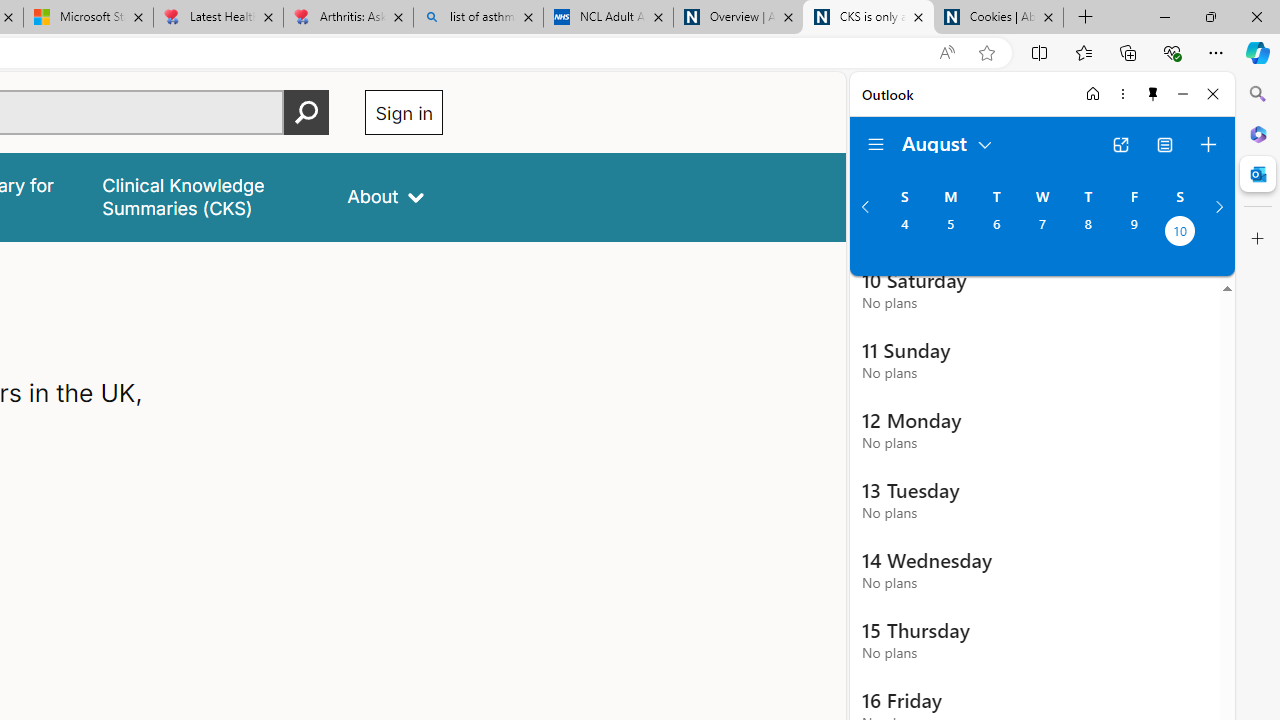 The width and height of the screenshot is (1280, 720). I want to click on 'Search', so click(1257, 94).